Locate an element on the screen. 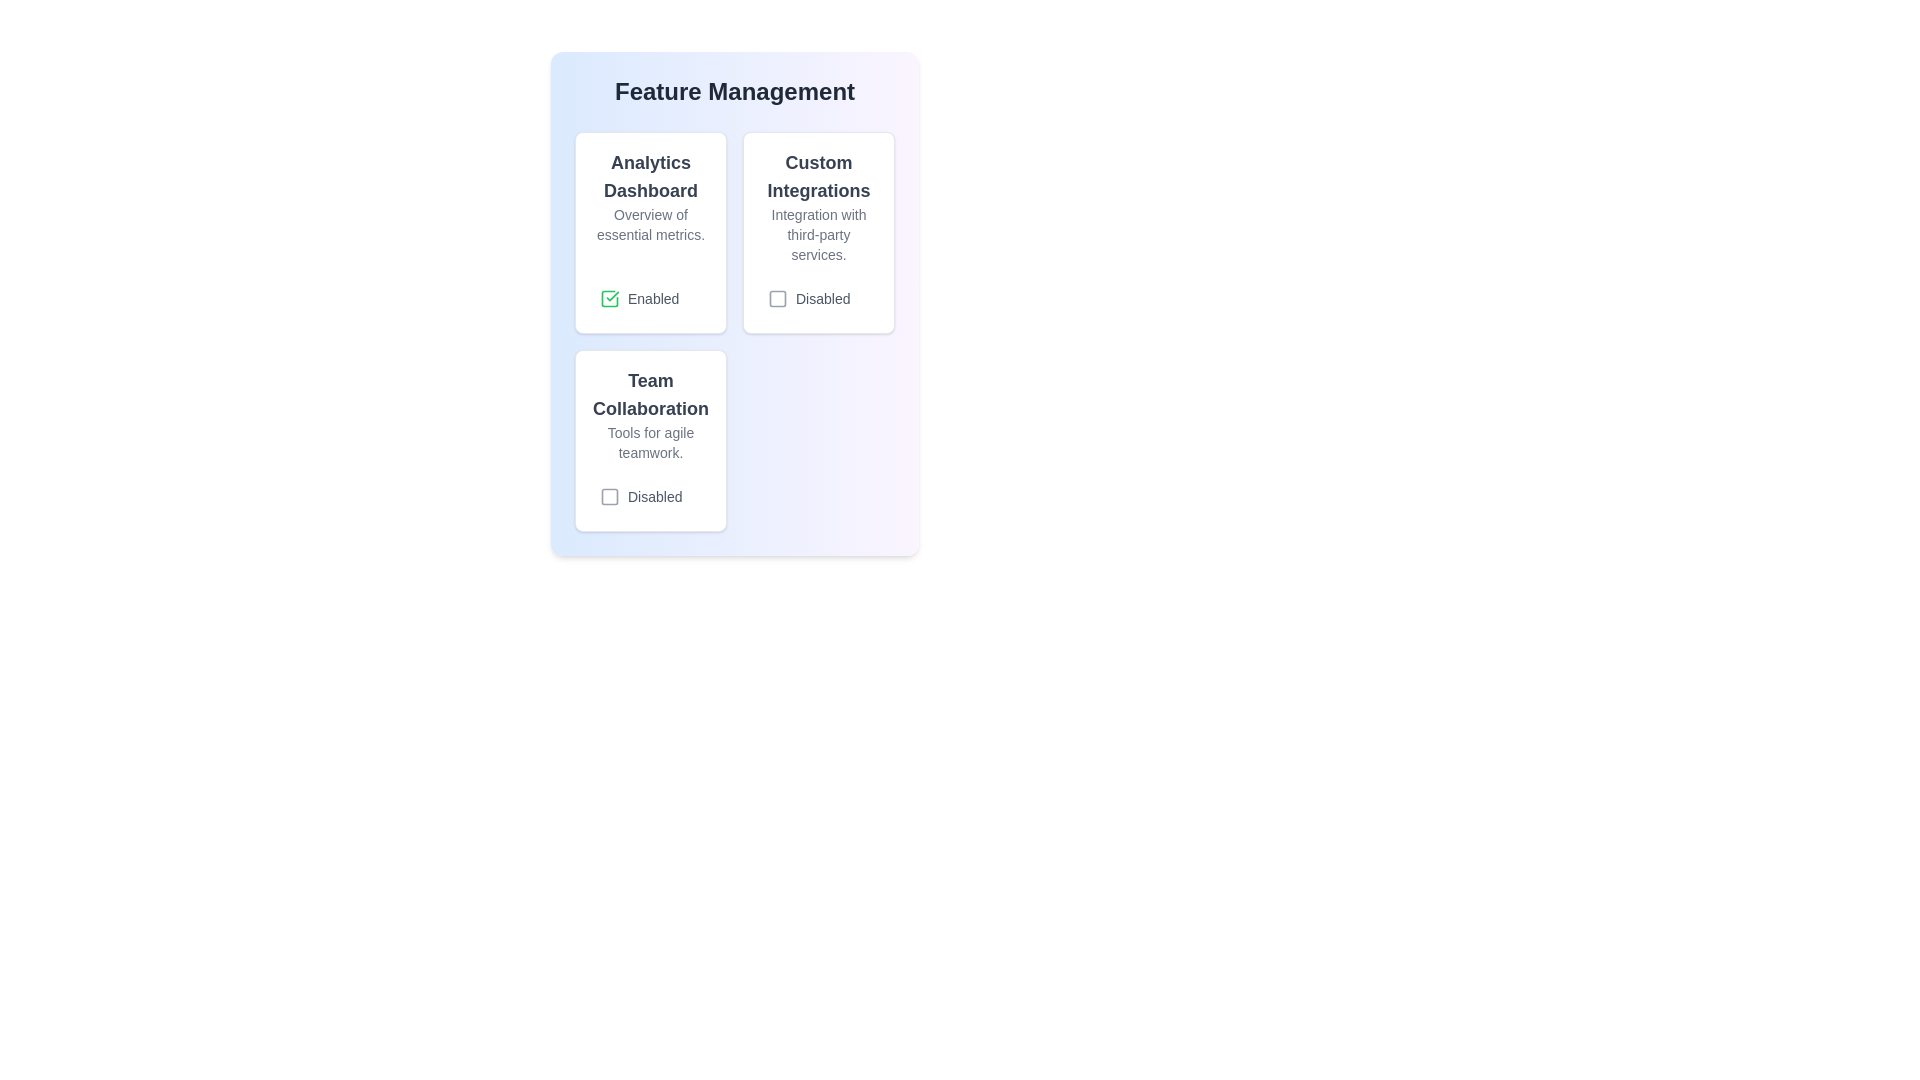 The height and width of the screenshot is (1080, 1920). the square outline icon styled in light gray color, located adjacent to the text 'Disabled' under the 'Team Collaboration' section is located at coordinates (608, 496).